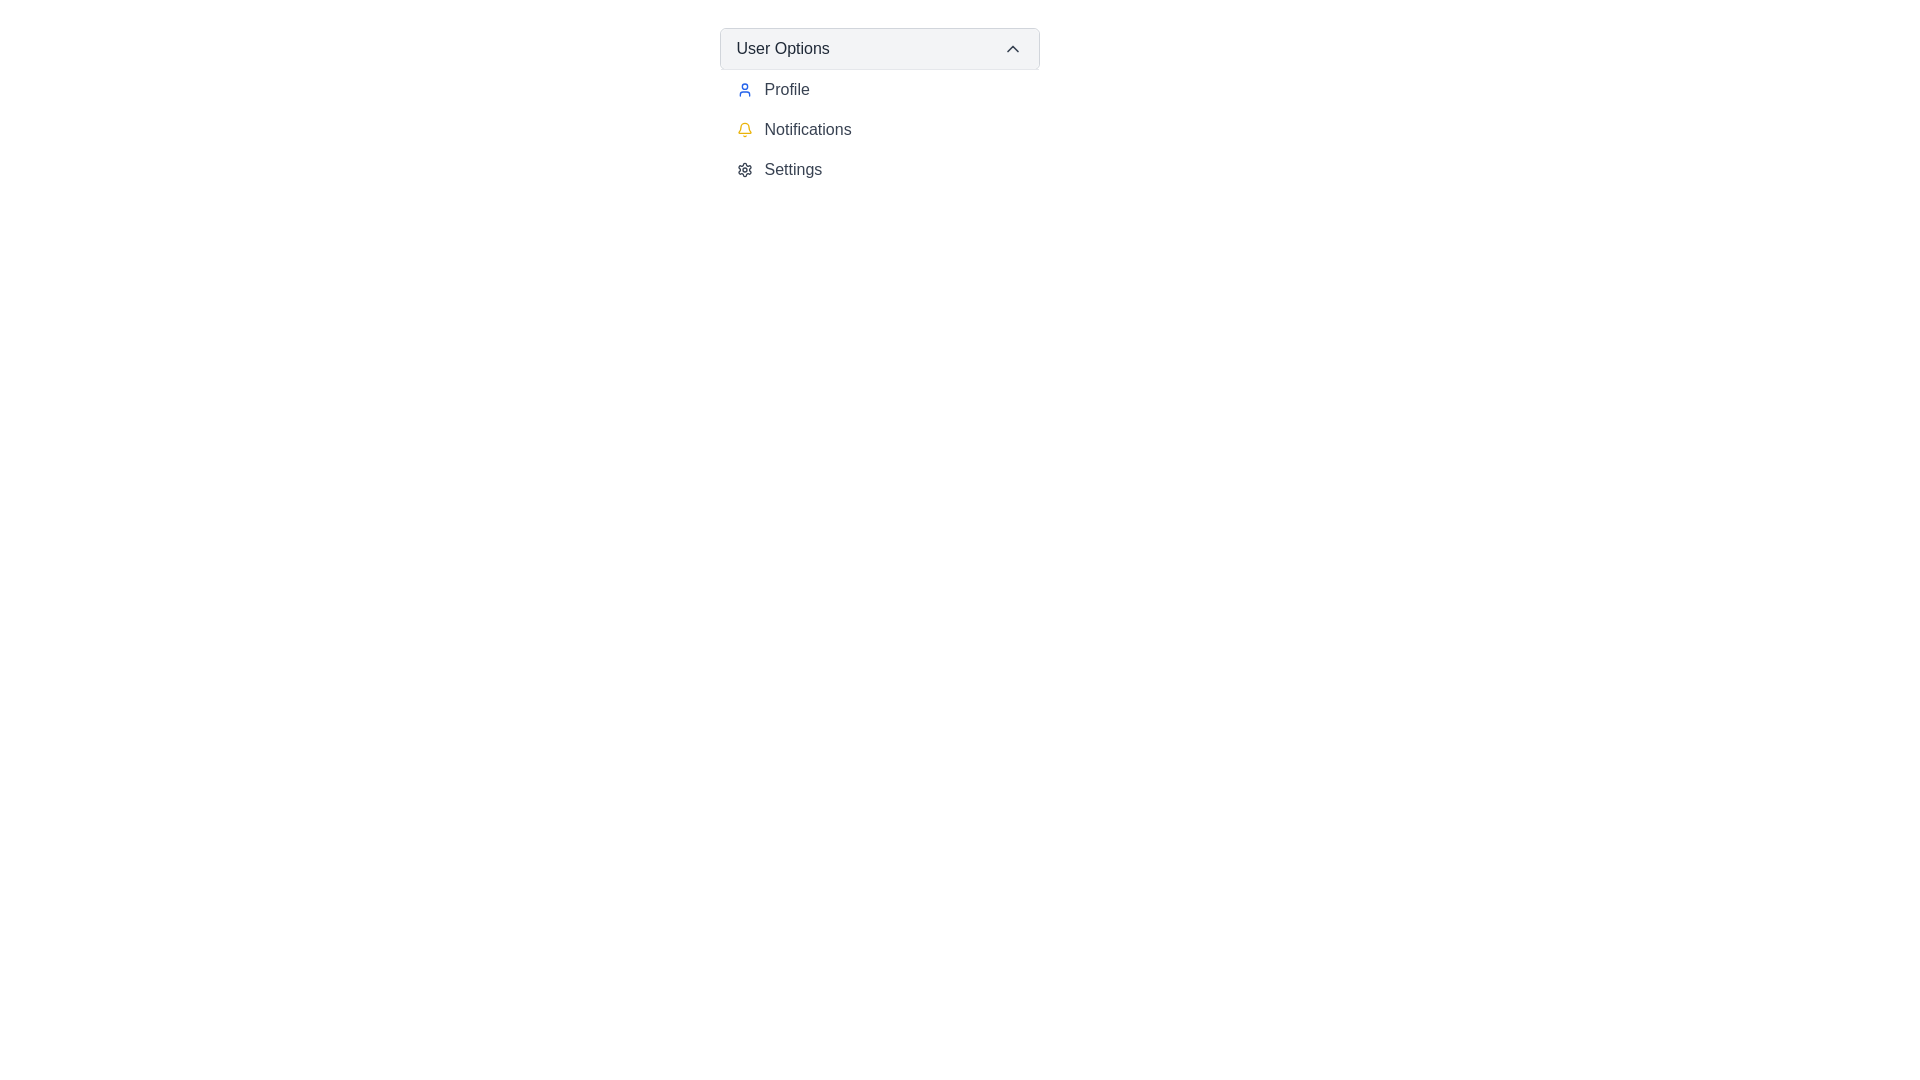  I want to click on the third item, so click(879, 168).